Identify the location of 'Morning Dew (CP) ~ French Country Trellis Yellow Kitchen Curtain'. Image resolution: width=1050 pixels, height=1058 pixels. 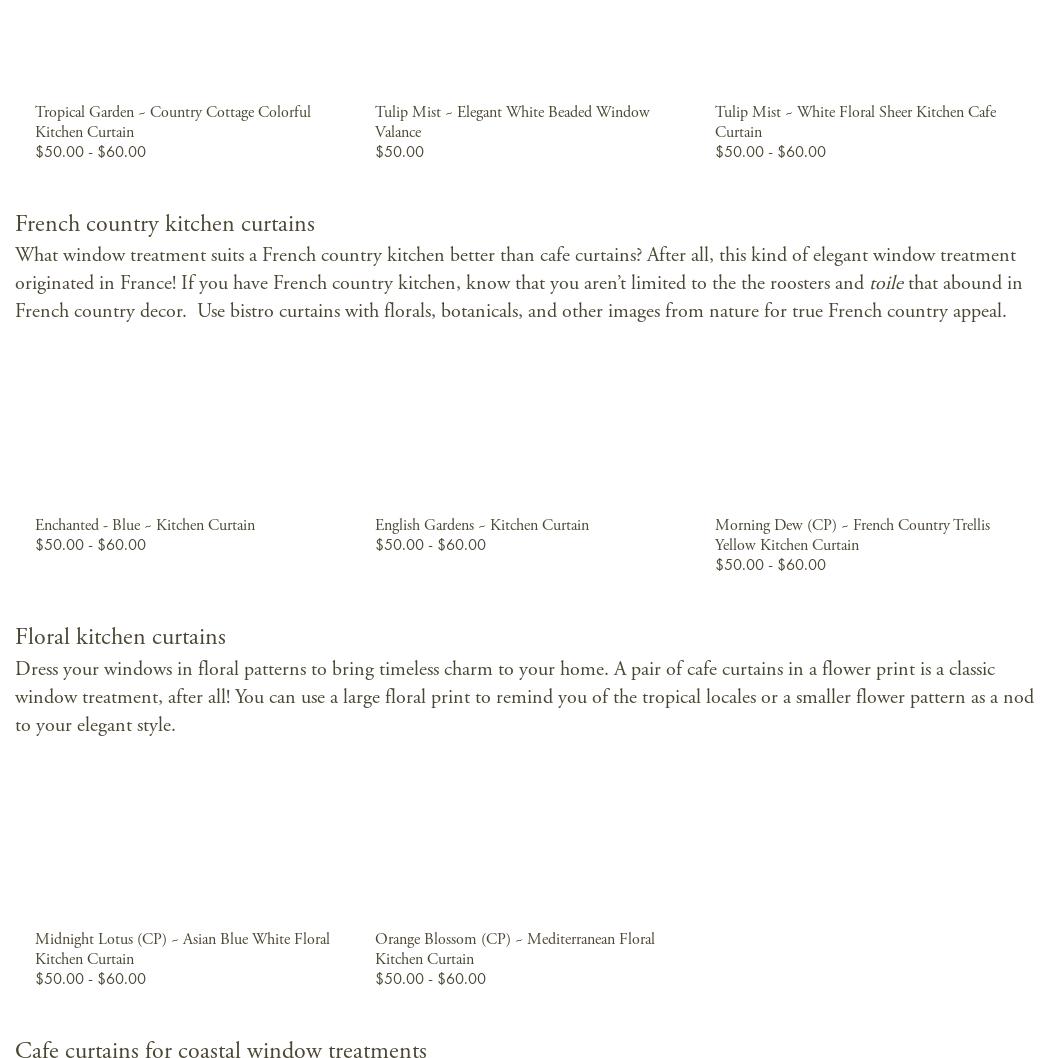
(851, 535).